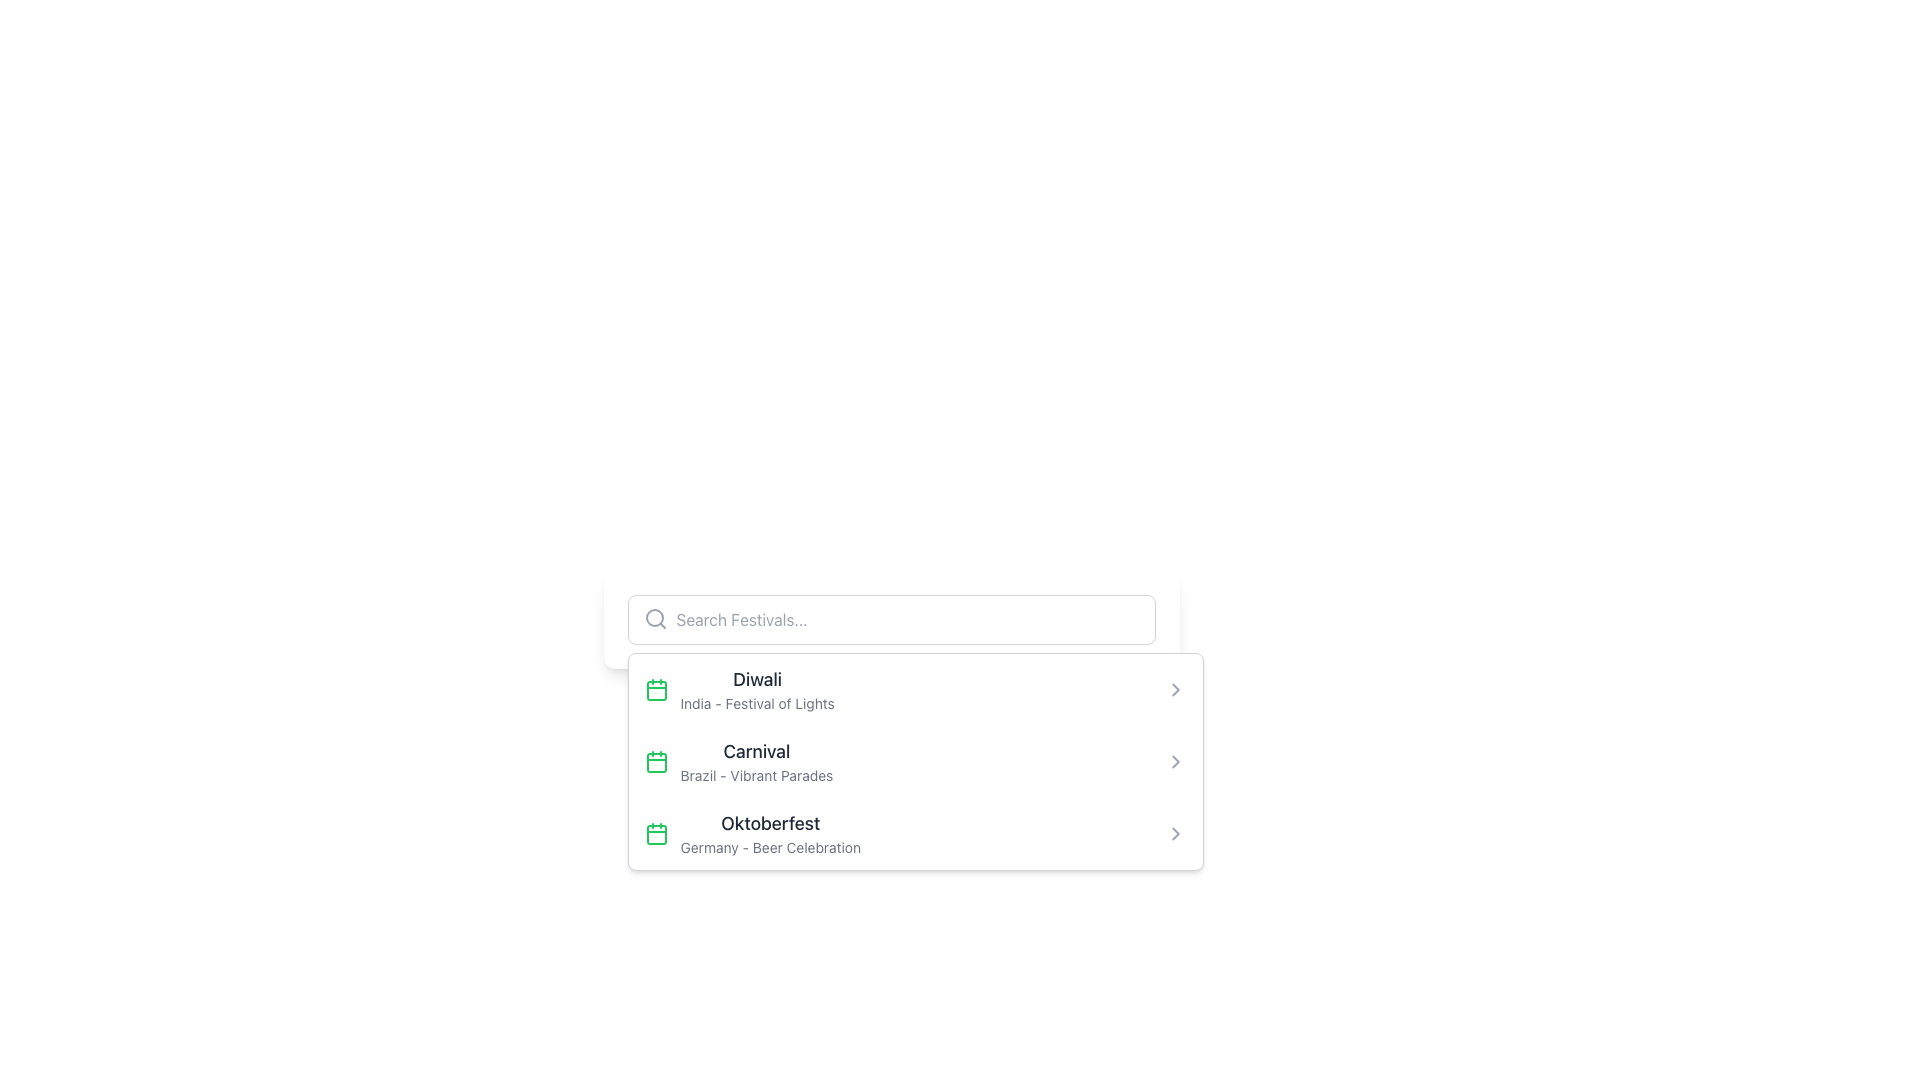 This screenshot has height=1080, width=1920. What do you see at coordinates (1175, 833) in the screenshot?
I see `the chevron icon located at the far right of the 'Oktoberfest' entry in the menu` at bounding box center [1175, 833].